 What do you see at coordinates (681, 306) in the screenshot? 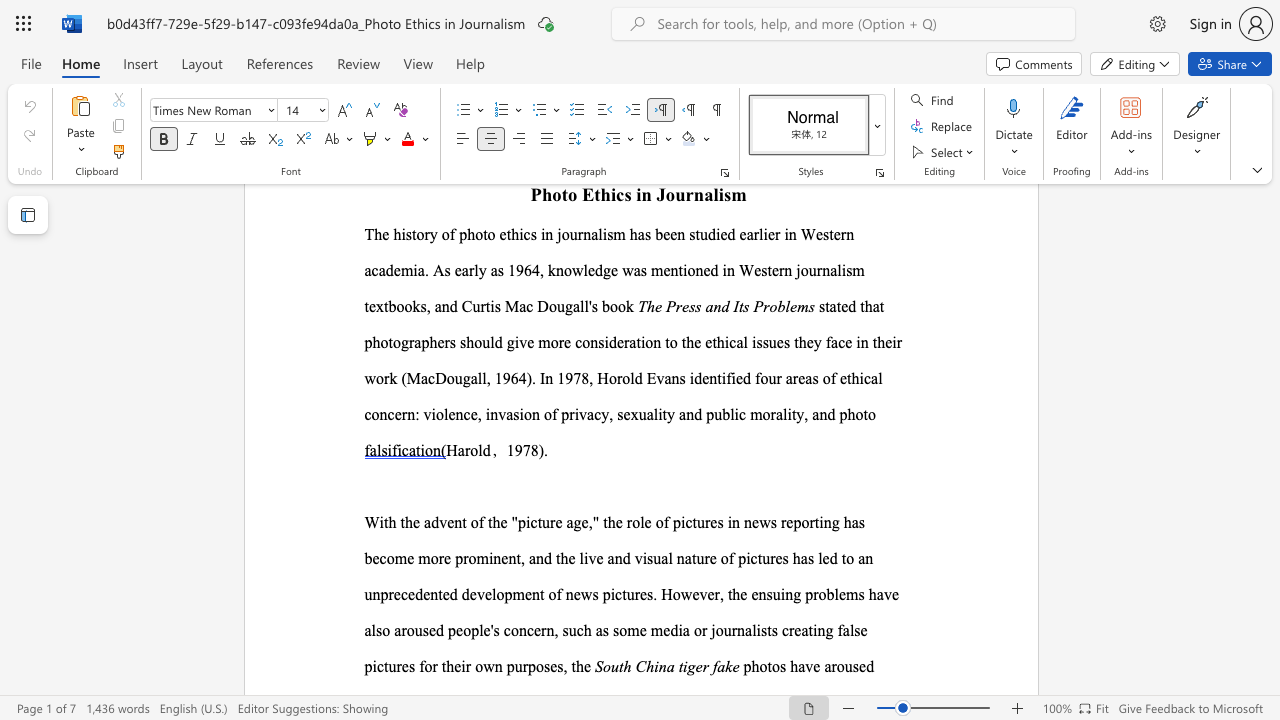
I see `the subset text "ess and Its Problem" within the text "The Press and Its Problems"` at bounding box center [681, 306].